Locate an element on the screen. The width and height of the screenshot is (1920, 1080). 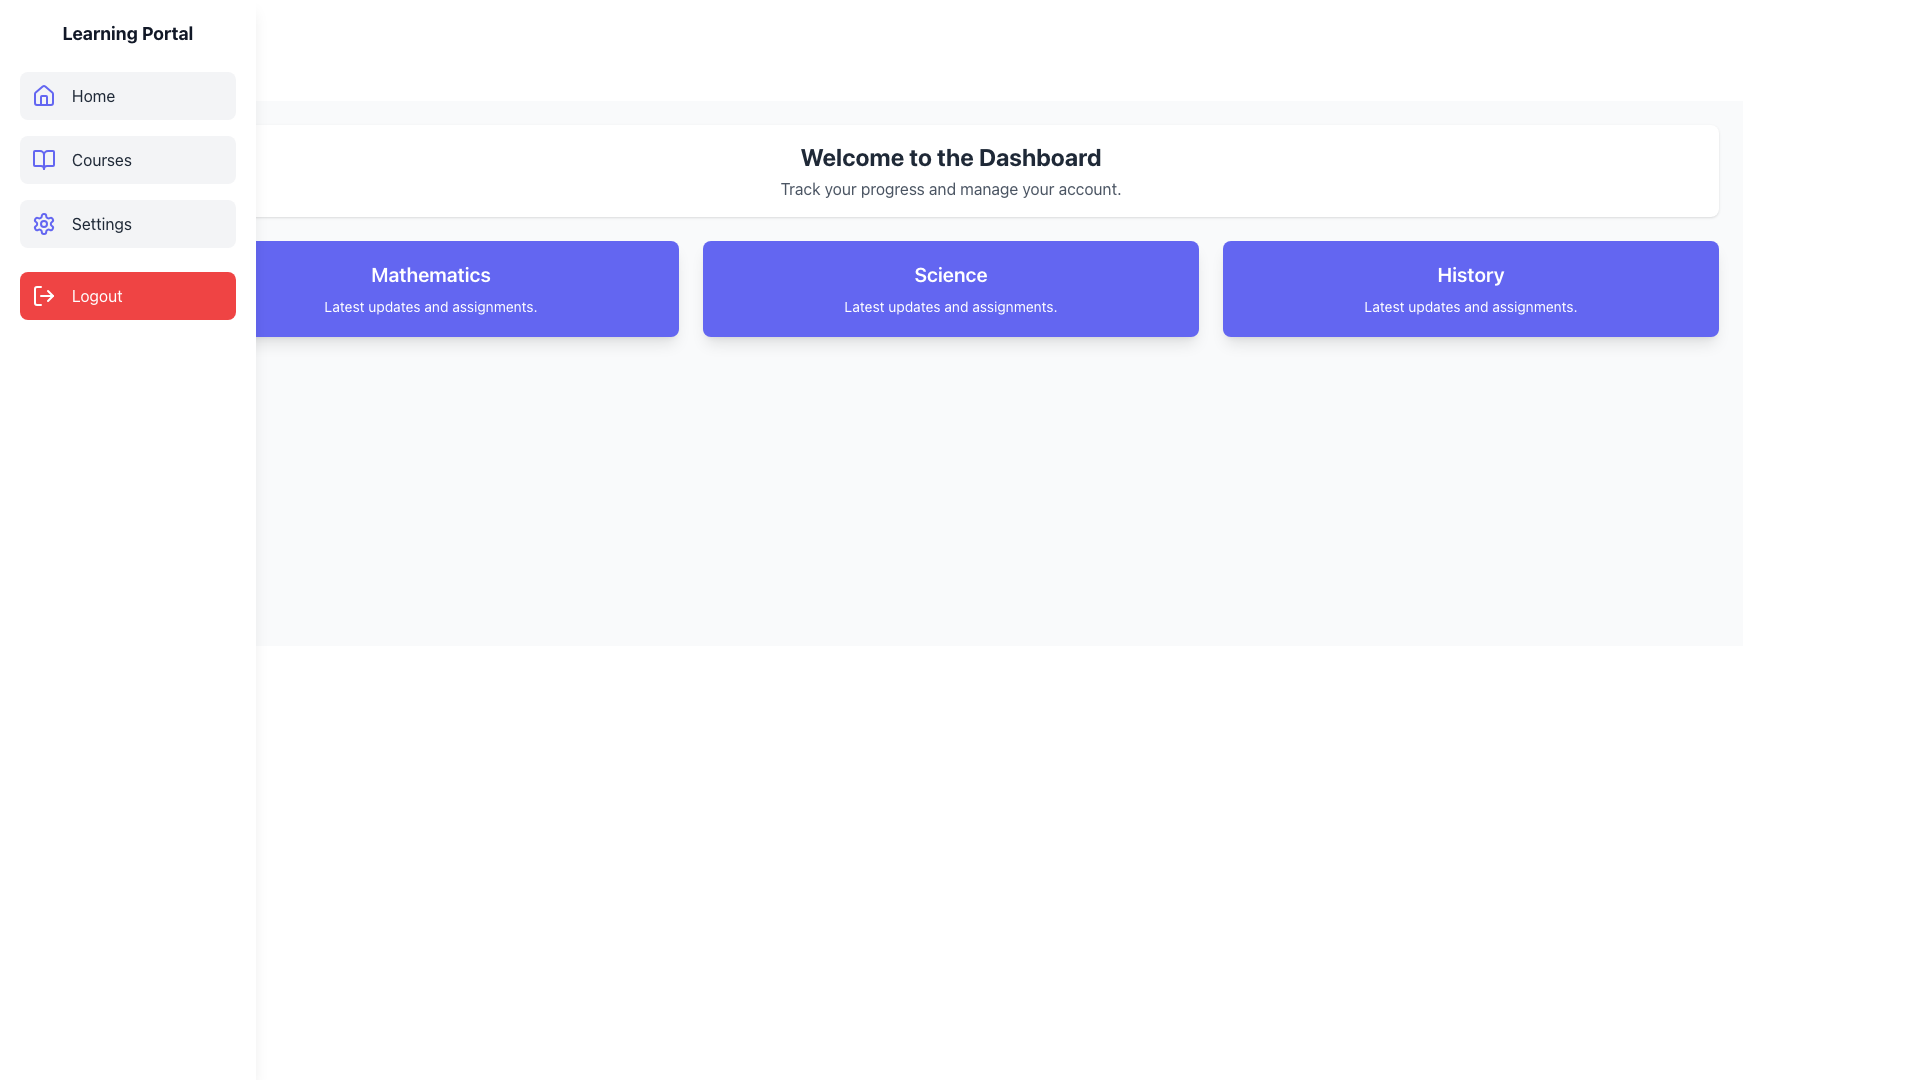
the left vertical rectangle of the door-like icon within the house-shaped vector graphic in the 'Home' menu item is located at coordinates (43, 100).